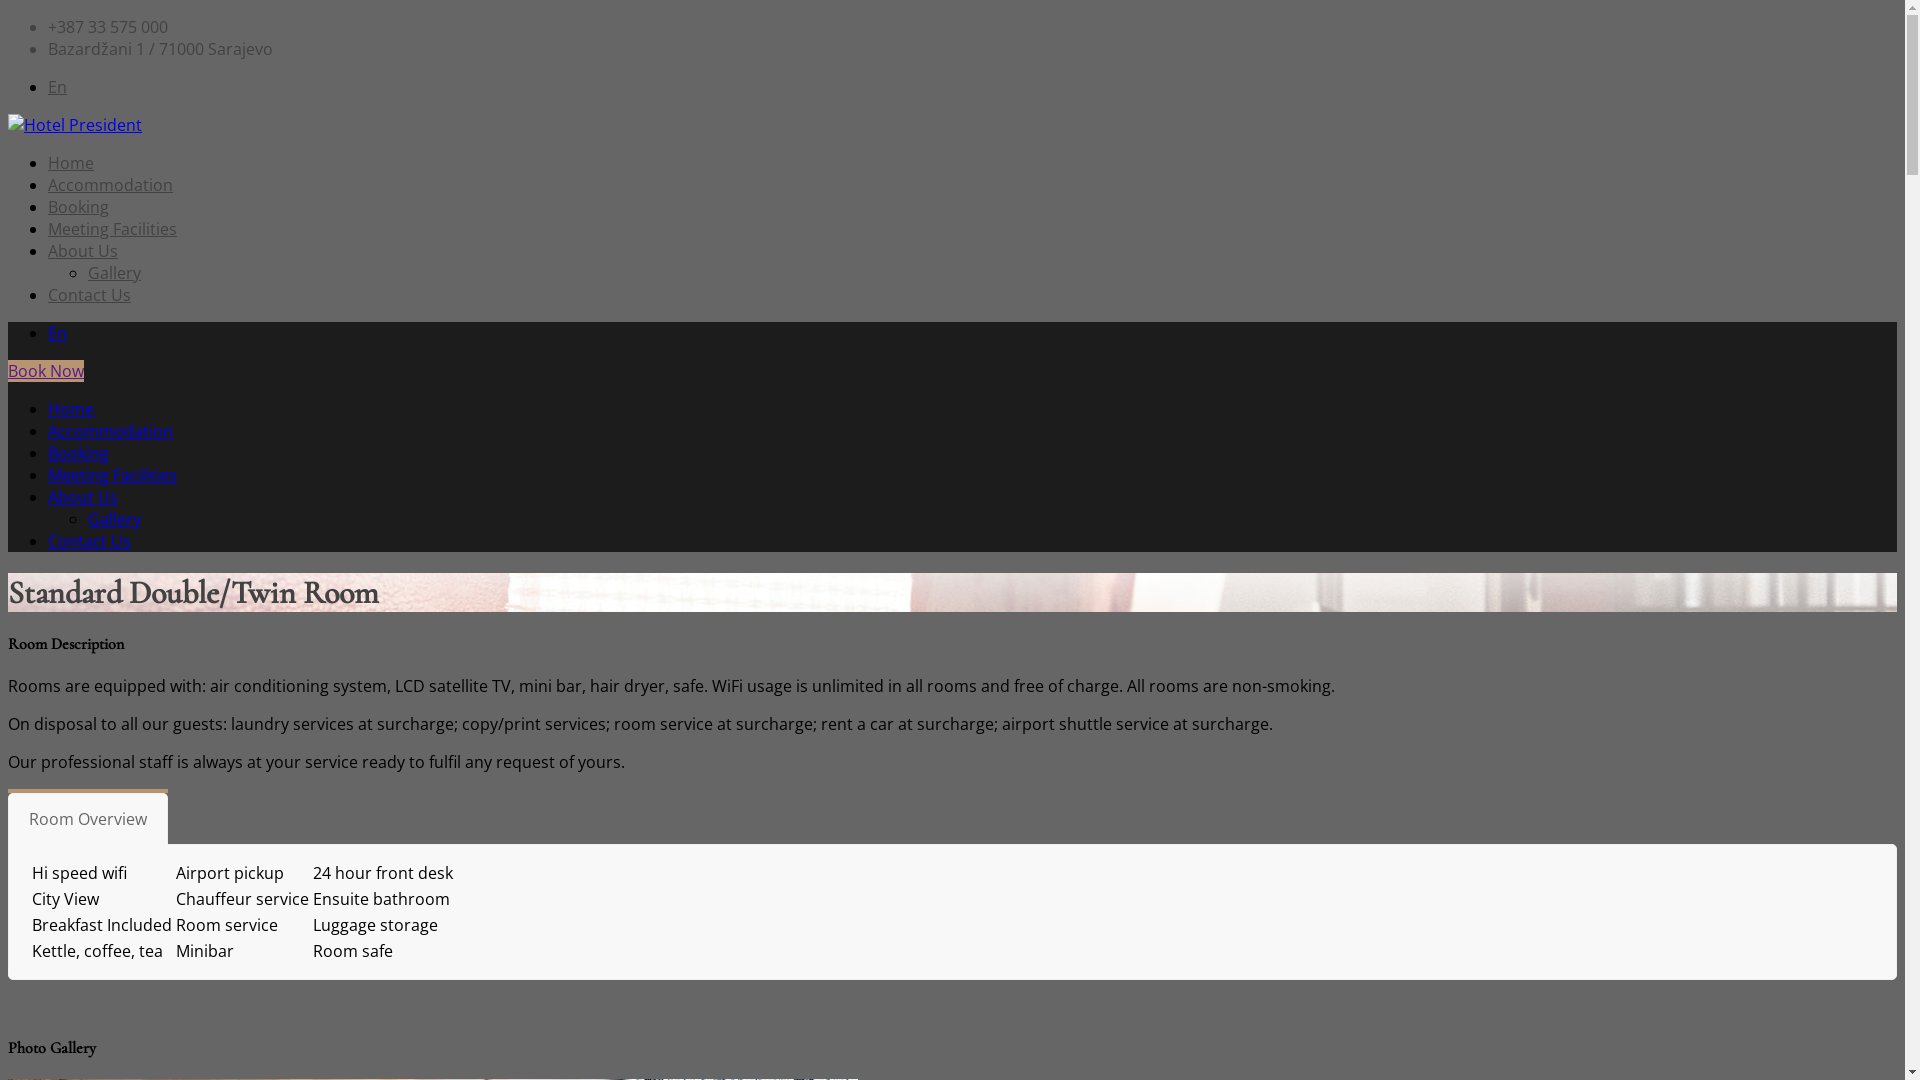 The height and width of the screenshot is (1080, 1920). Describe the element at coordinates (48, 496) in the screenshot. I see `'About Us'` at that location.